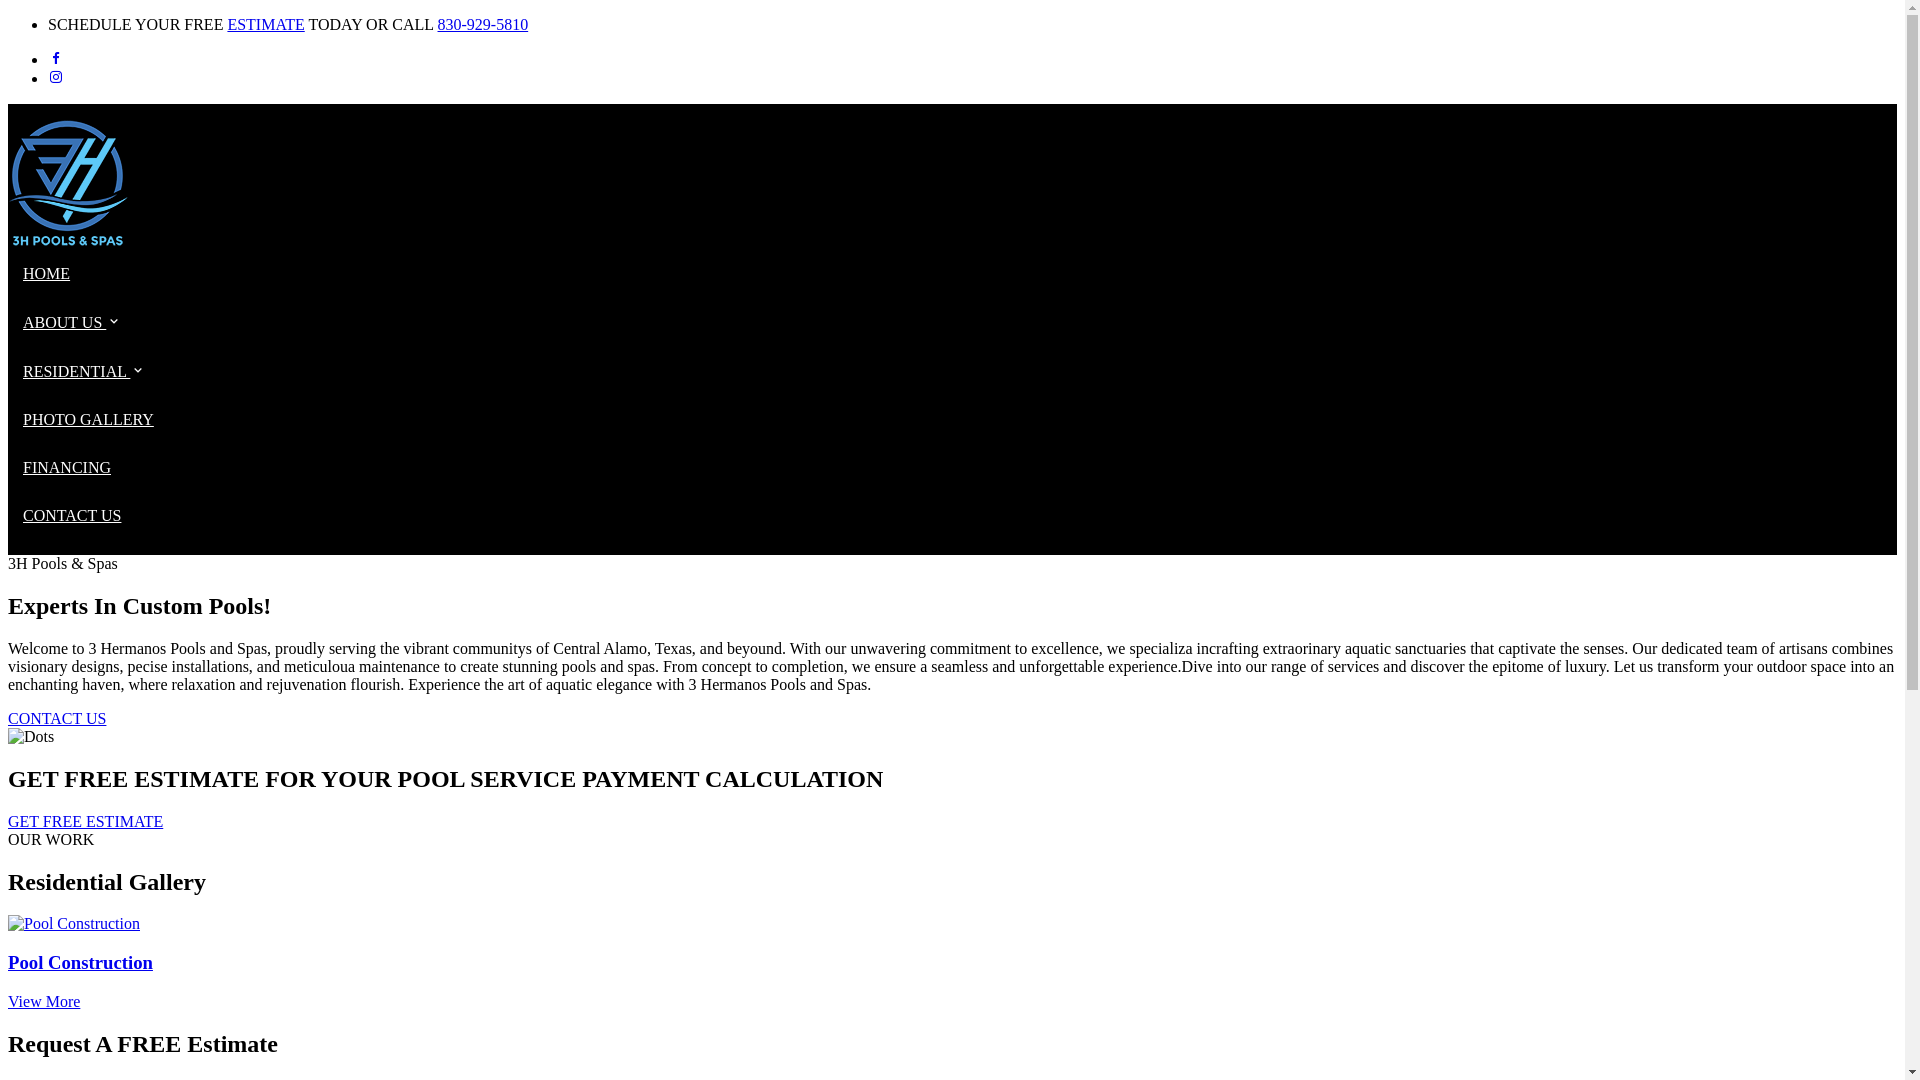 The width and height of the screenshot is (1920, 1080). I want to click on 'CONTACT US', so click(57, 717).